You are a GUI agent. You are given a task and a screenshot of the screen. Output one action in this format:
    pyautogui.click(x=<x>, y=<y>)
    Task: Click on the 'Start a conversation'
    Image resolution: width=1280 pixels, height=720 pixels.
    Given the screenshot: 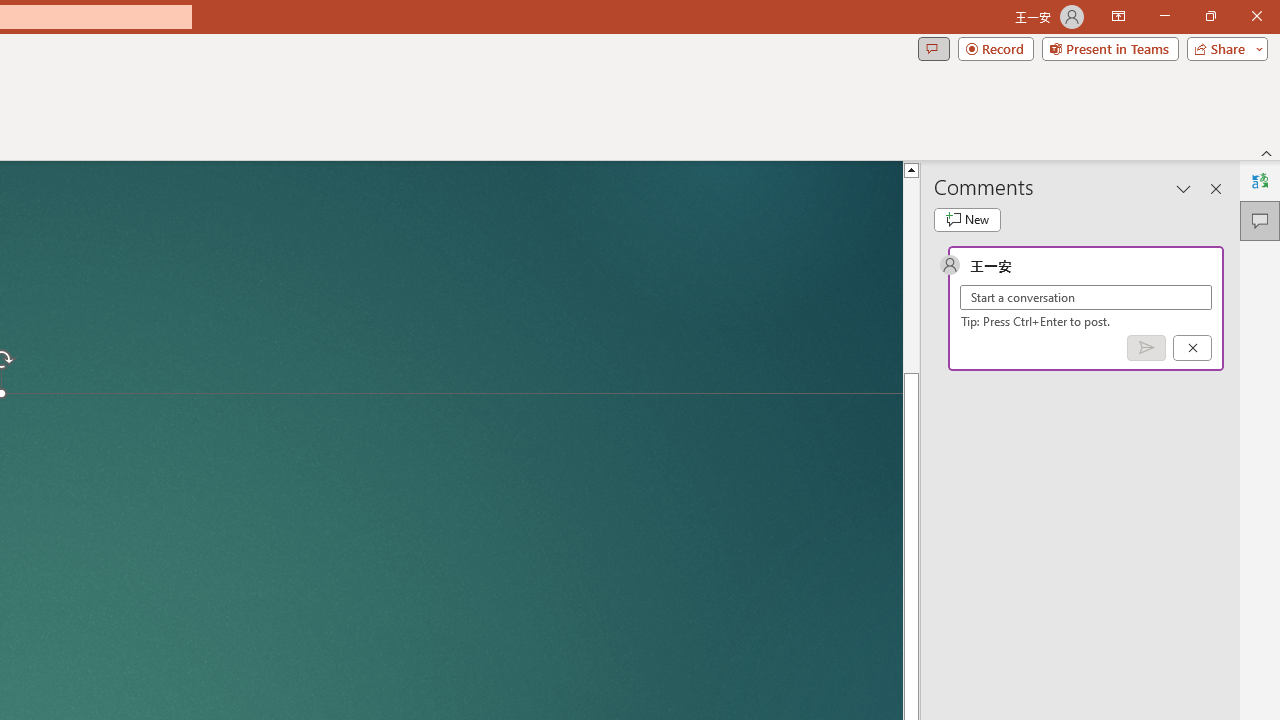 What is the action you would take?
    pyautogui.click(x=1085, y=297)
    